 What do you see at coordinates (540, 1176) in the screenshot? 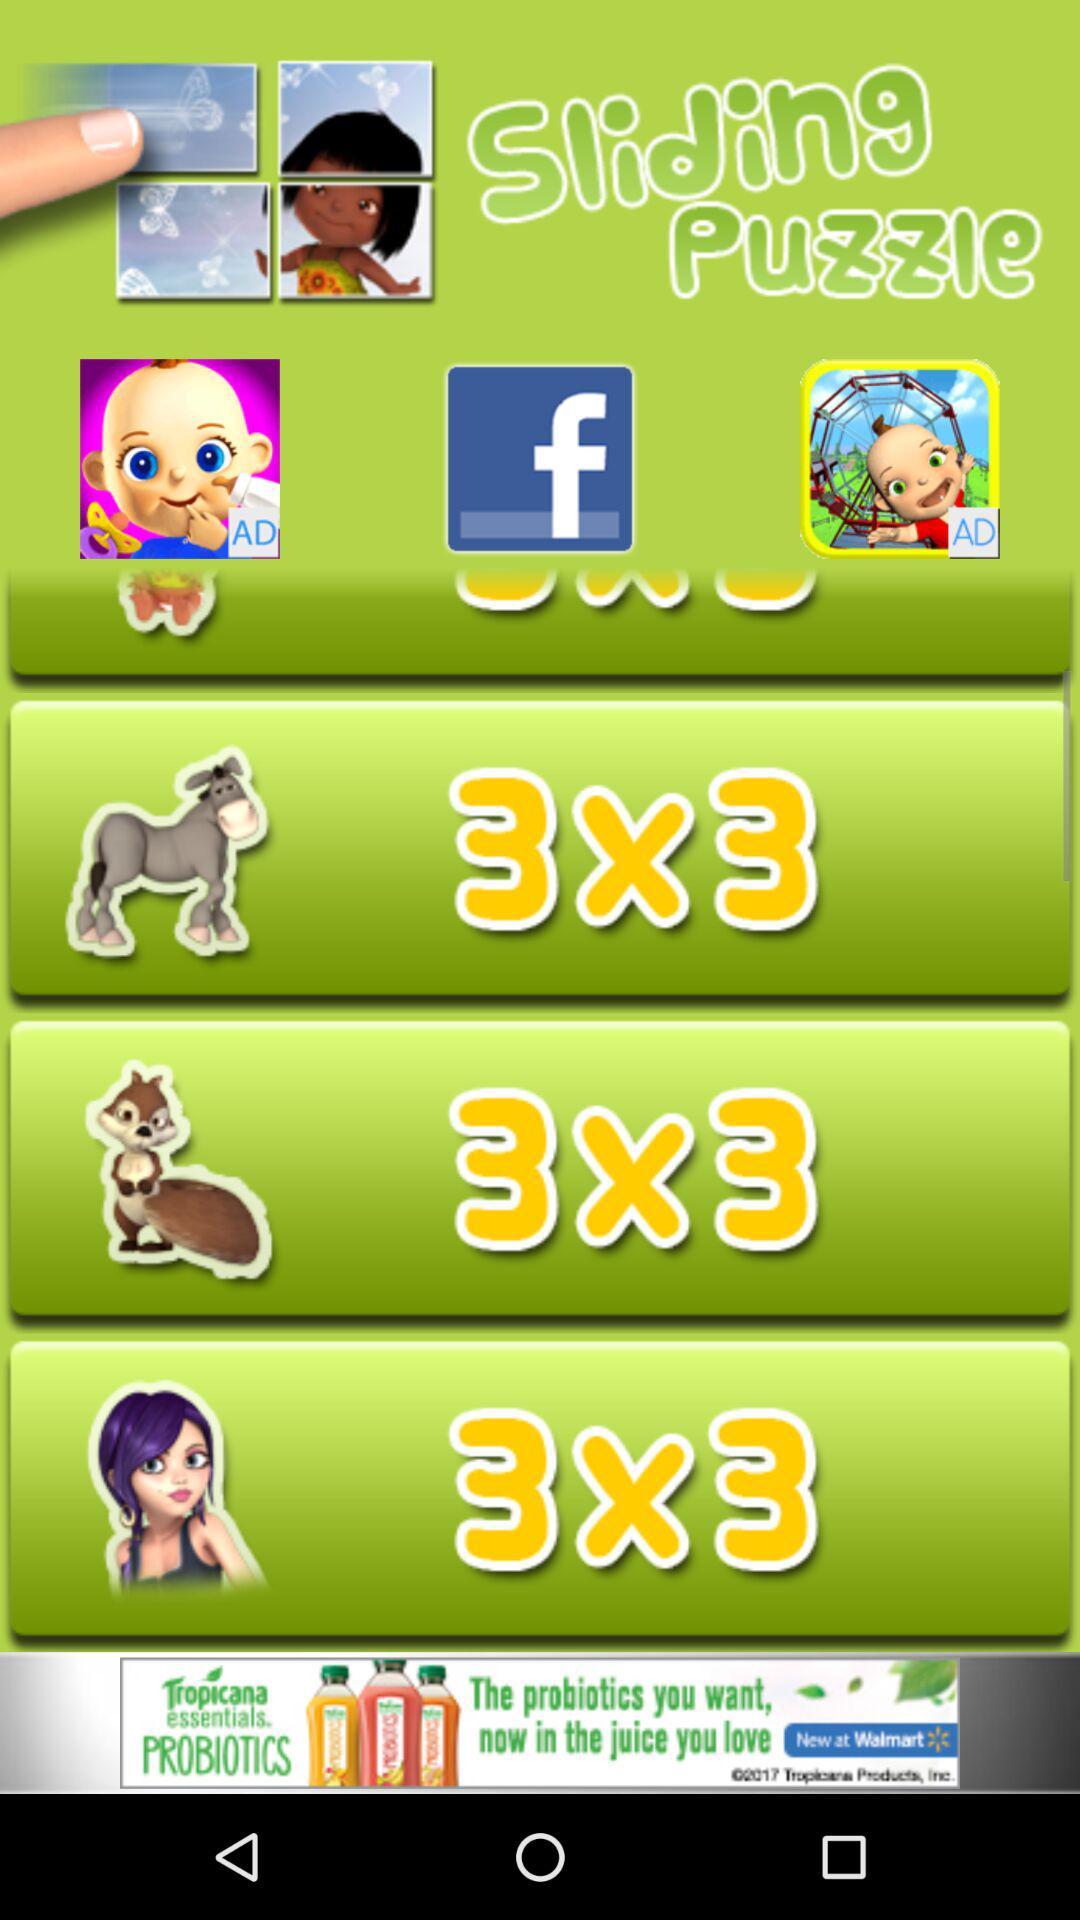
I see `choose this puzzle` at bounding box center [540, 1176].